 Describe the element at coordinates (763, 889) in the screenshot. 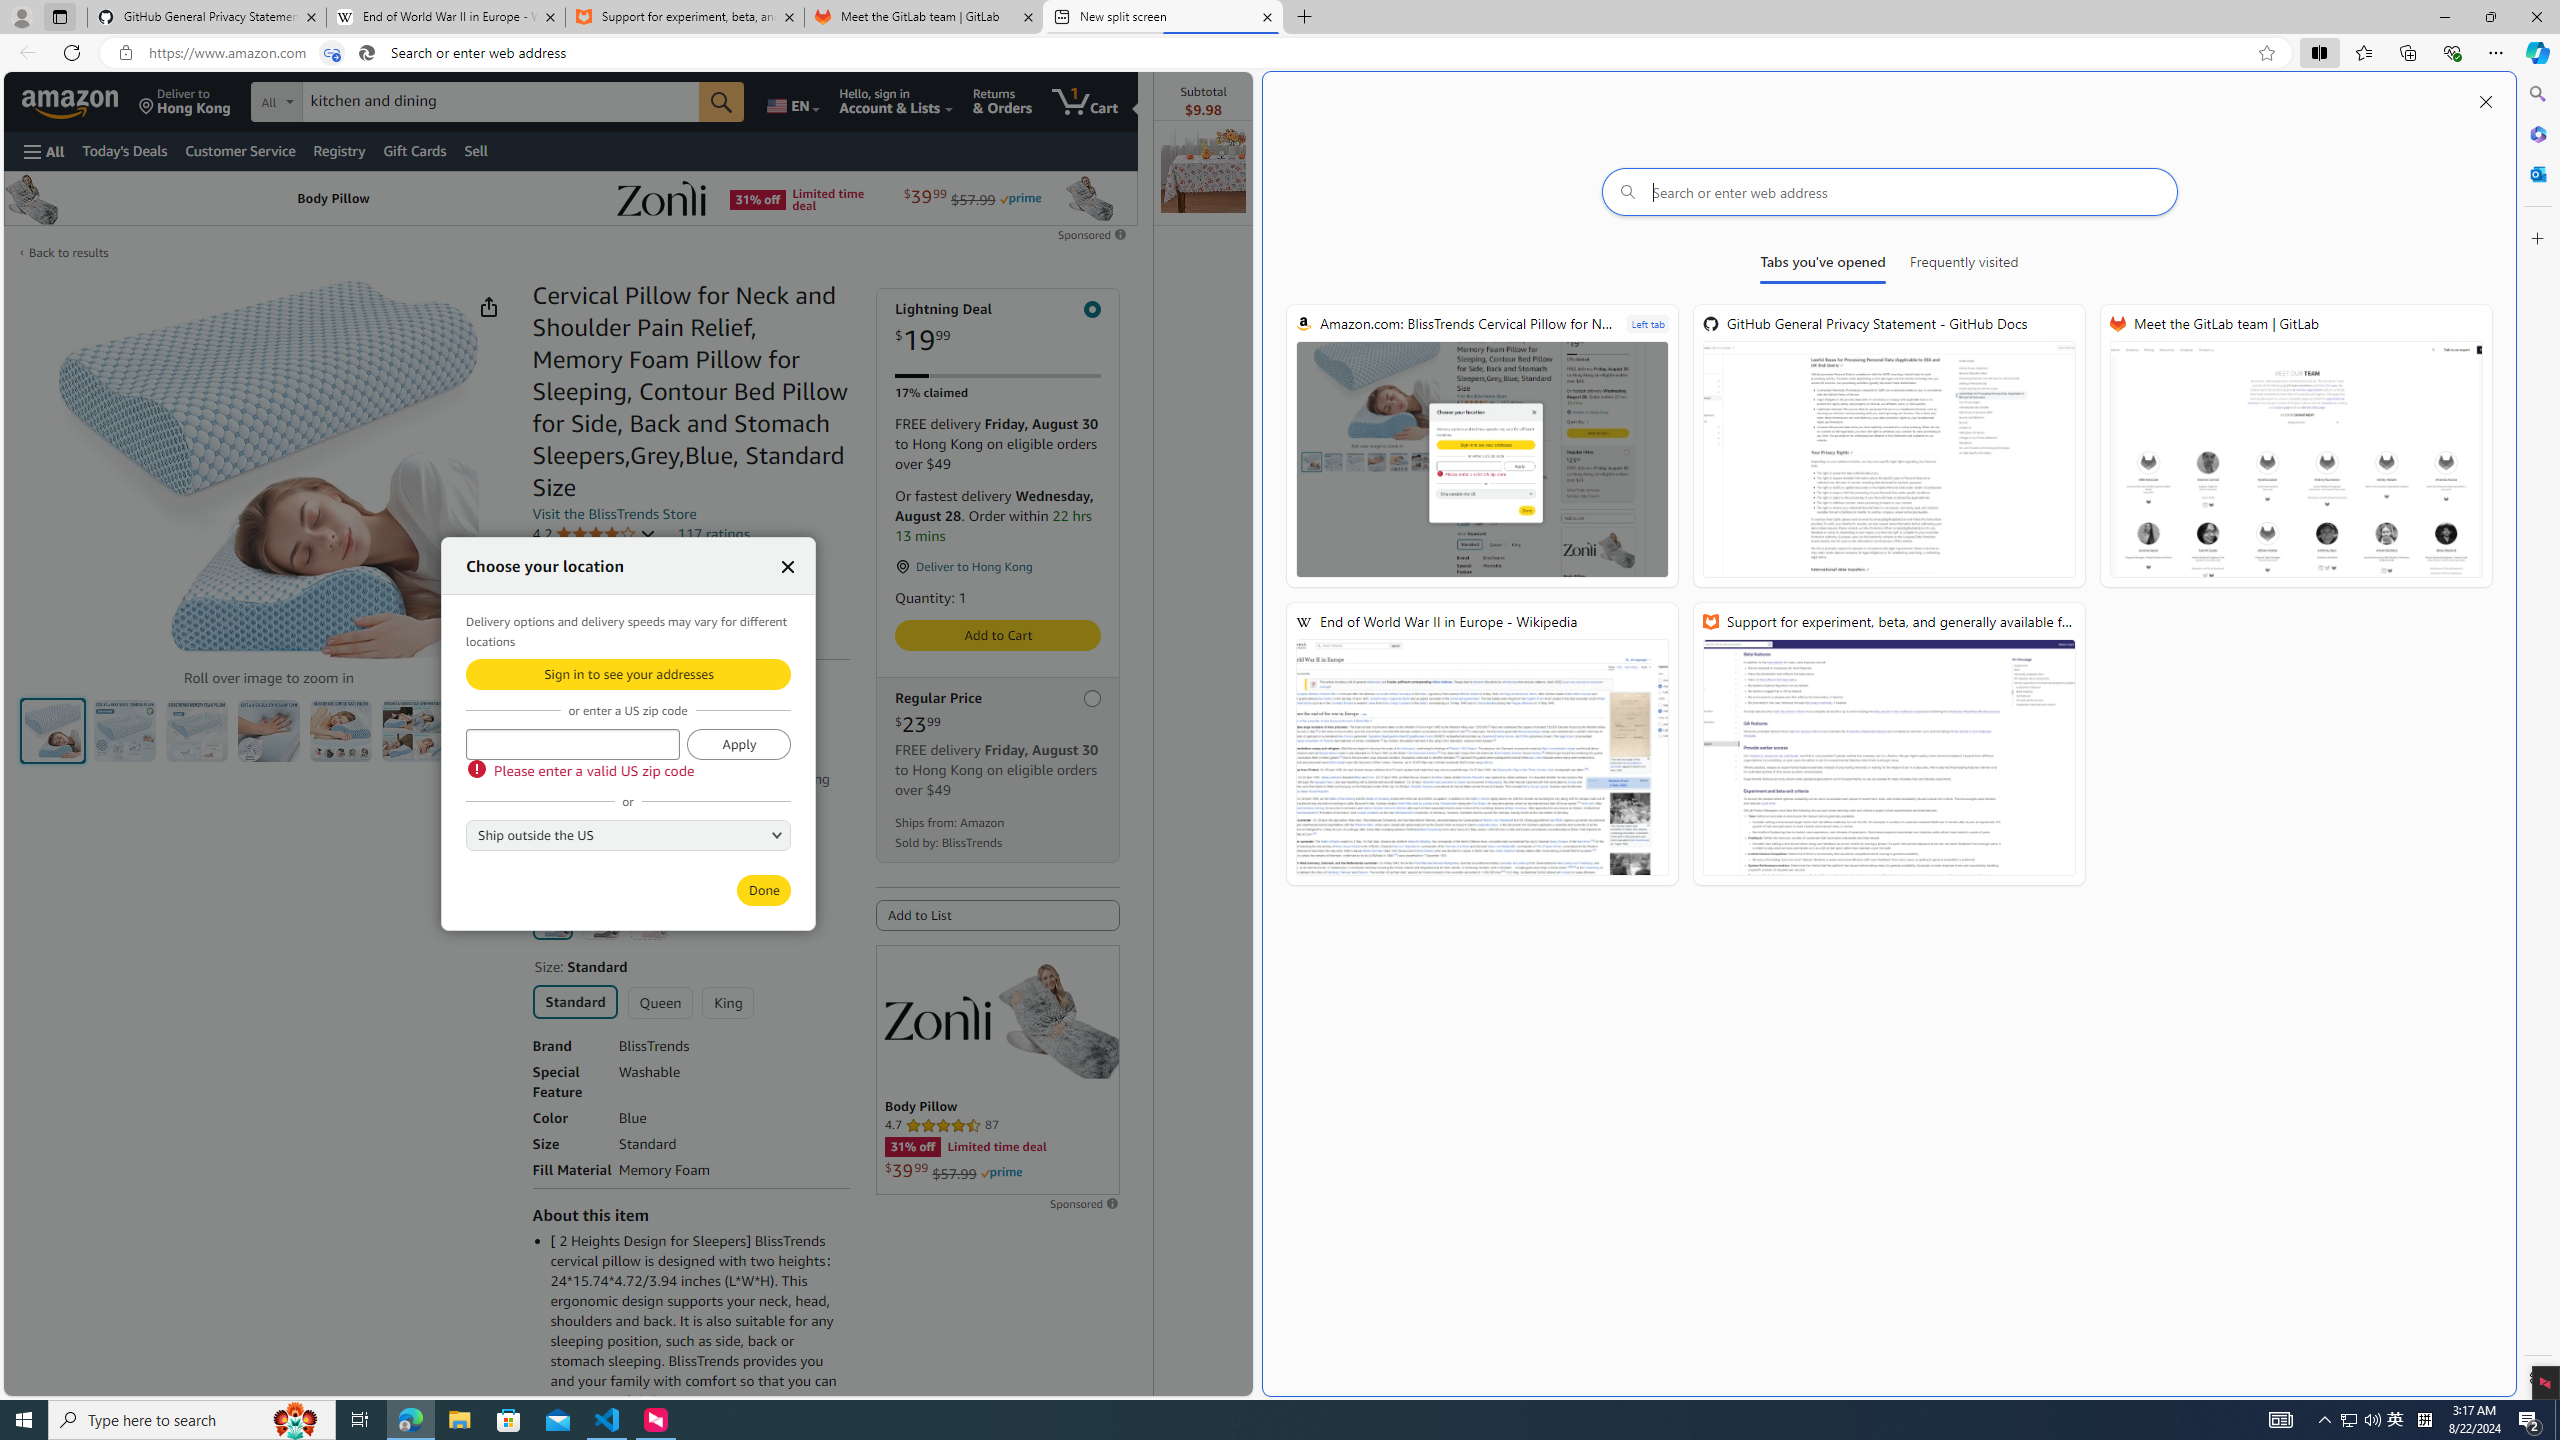

I see `'Done'` at that location.